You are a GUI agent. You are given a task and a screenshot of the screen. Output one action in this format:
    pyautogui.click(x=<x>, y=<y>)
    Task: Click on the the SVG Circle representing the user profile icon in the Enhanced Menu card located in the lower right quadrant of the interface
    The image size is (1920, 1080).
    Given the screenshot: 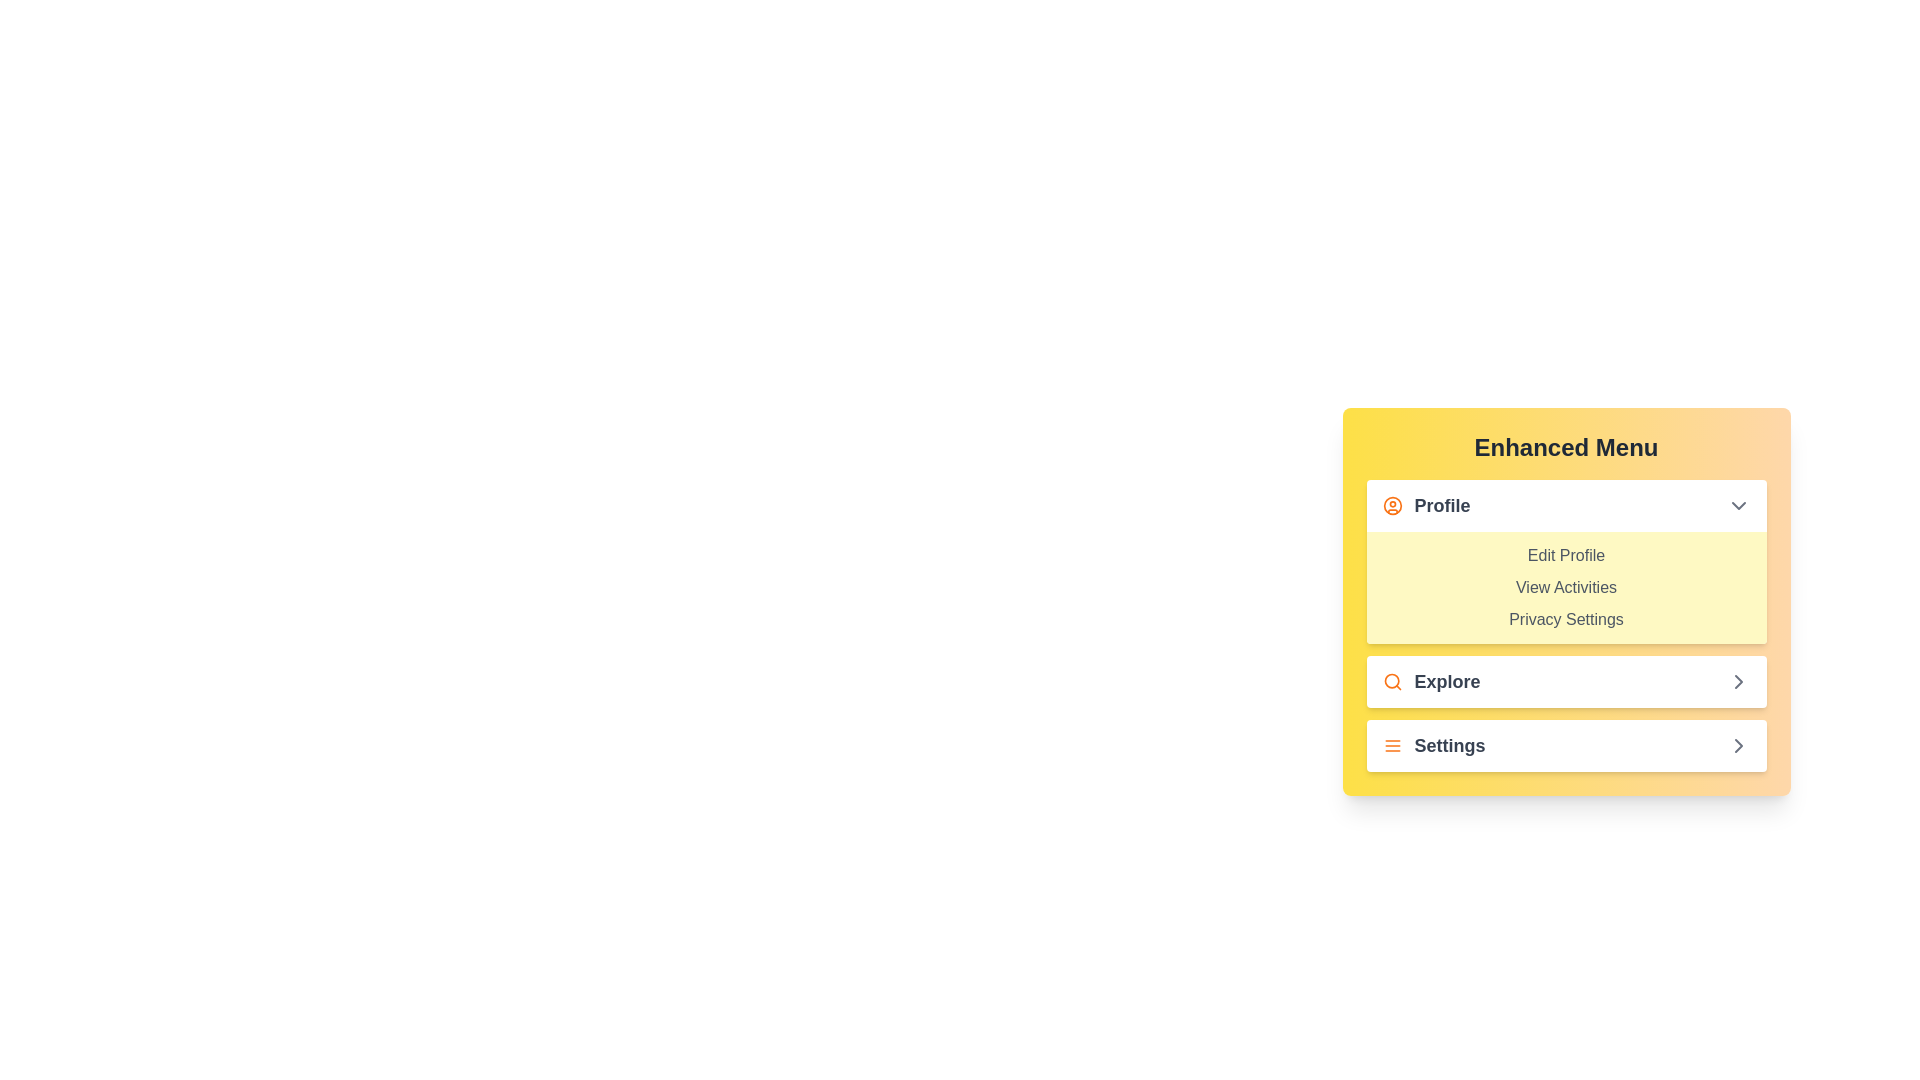 What is the action you would take?
    pyautogui.click(x=1391, y=504)
    